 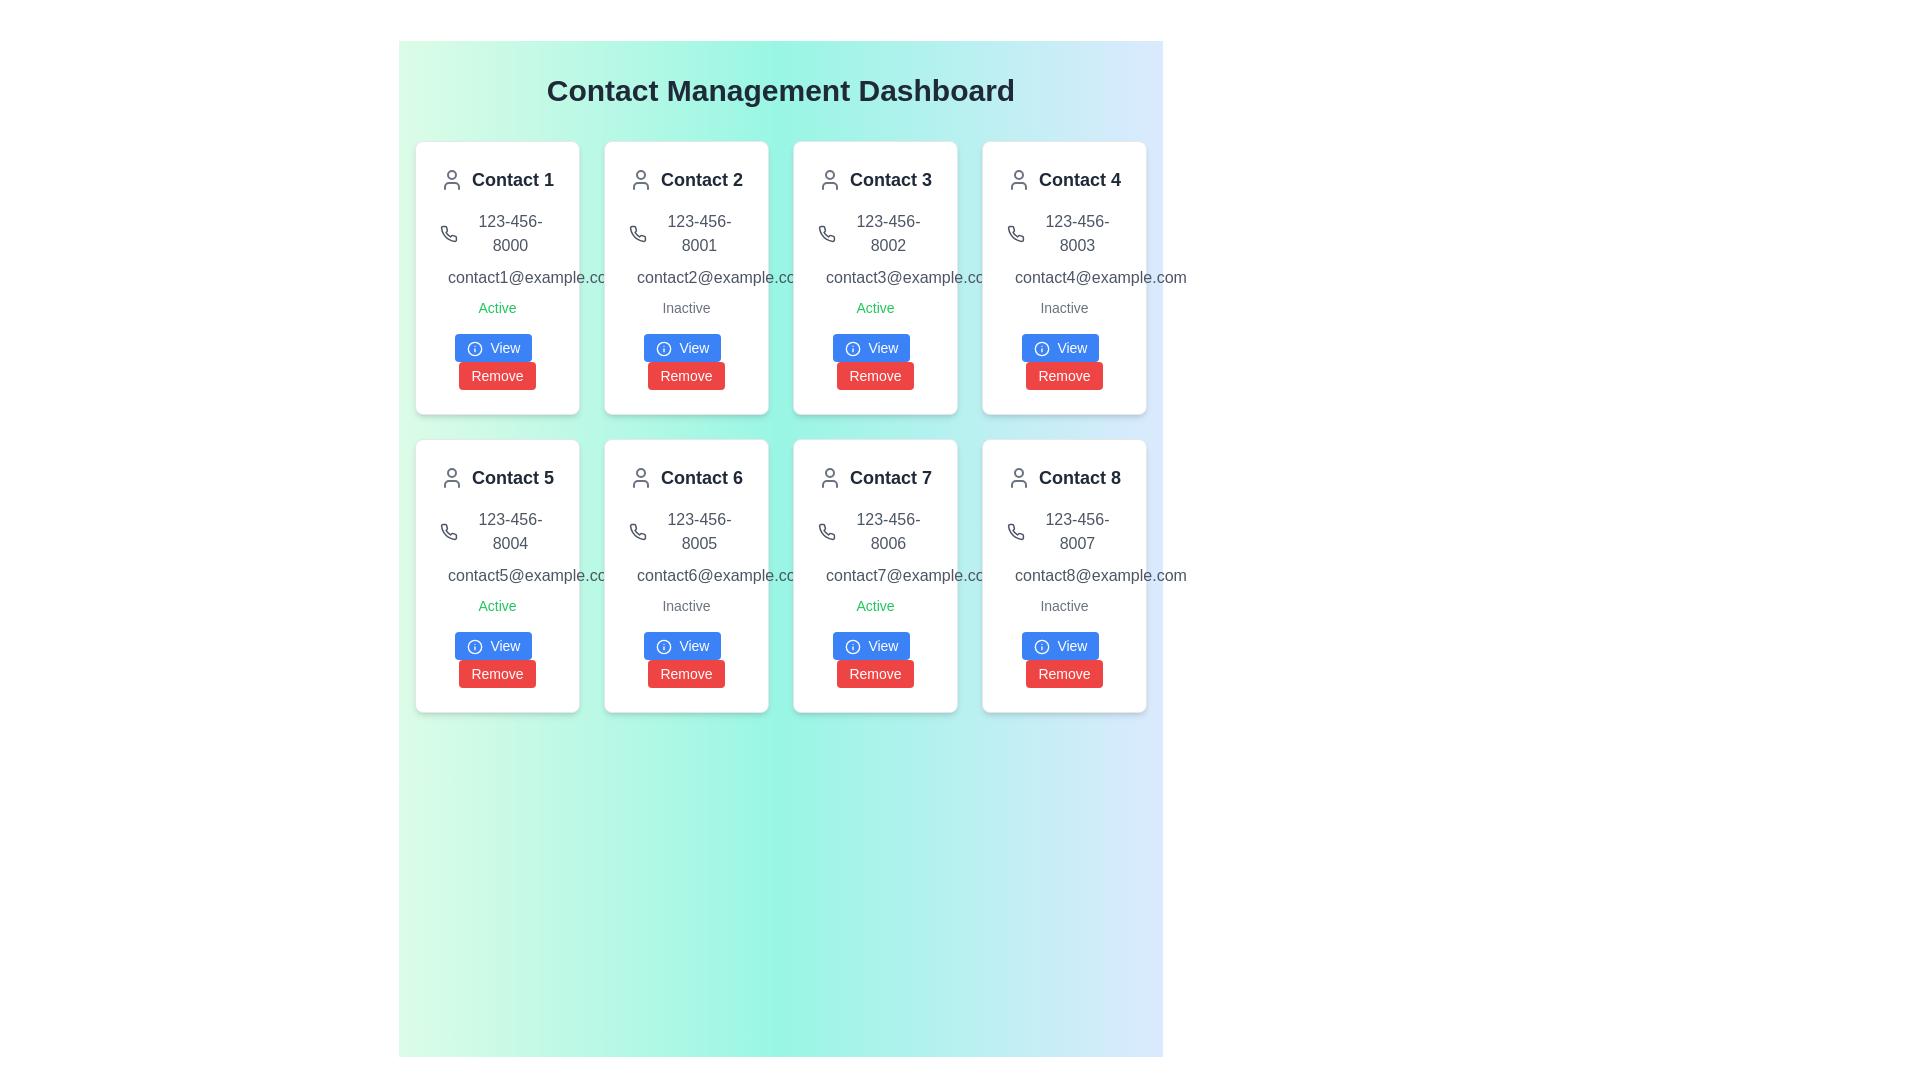 What do you see at coordinates (450, 280) in the screenshot?
I see `the email icon SVG representing the 'Contact 1' card, located at the top left corner of the card, slightly to the left of the email address text` at bounding box center [450, 280].